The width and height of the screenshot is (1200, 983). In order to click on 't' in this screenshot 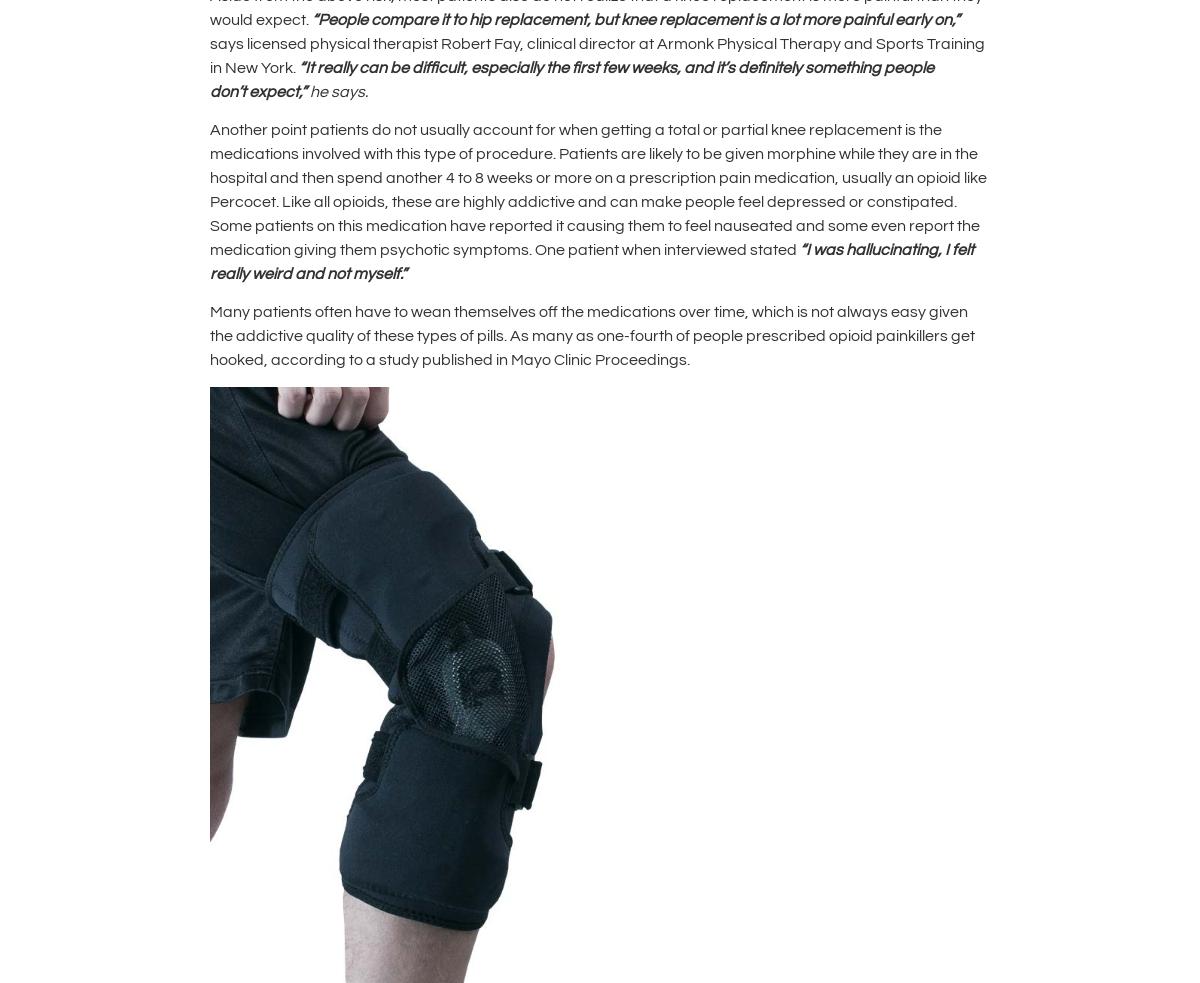, I will do `click(244, 90)`.